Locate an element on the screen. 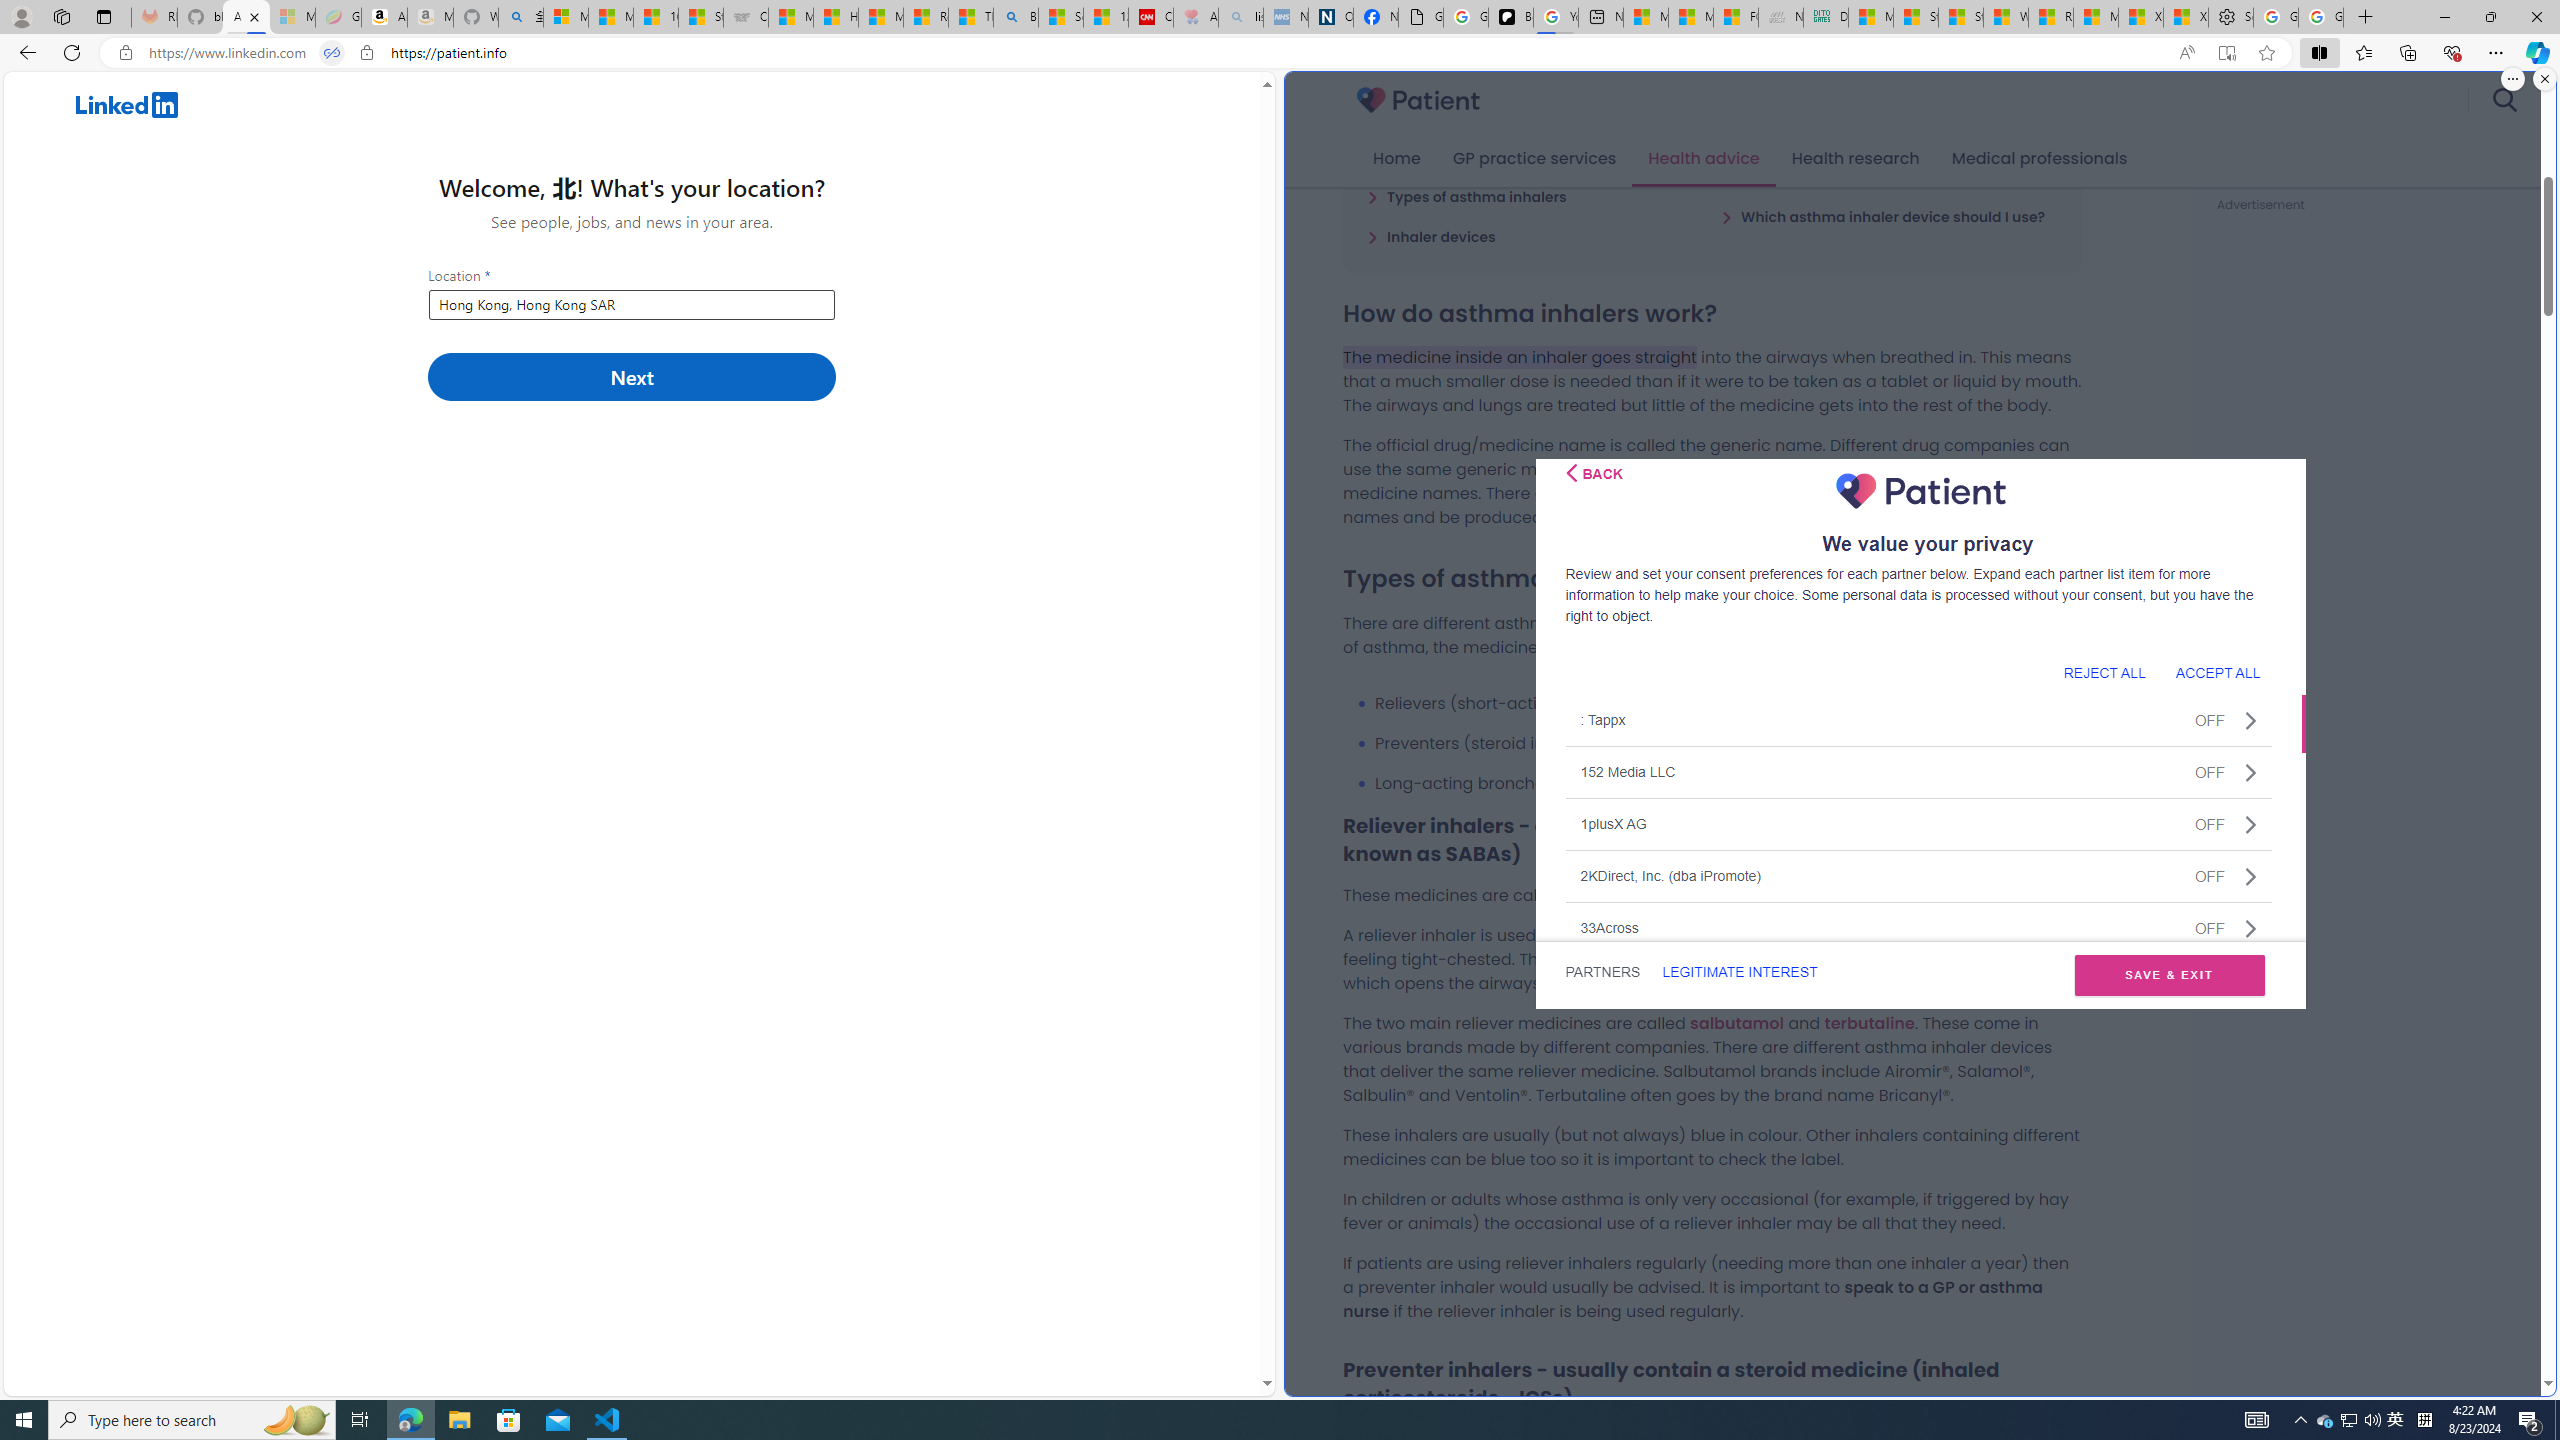 This screenshot has width=2560, height=1440. 'Combat Siege' is located at coordinates (745, 16).